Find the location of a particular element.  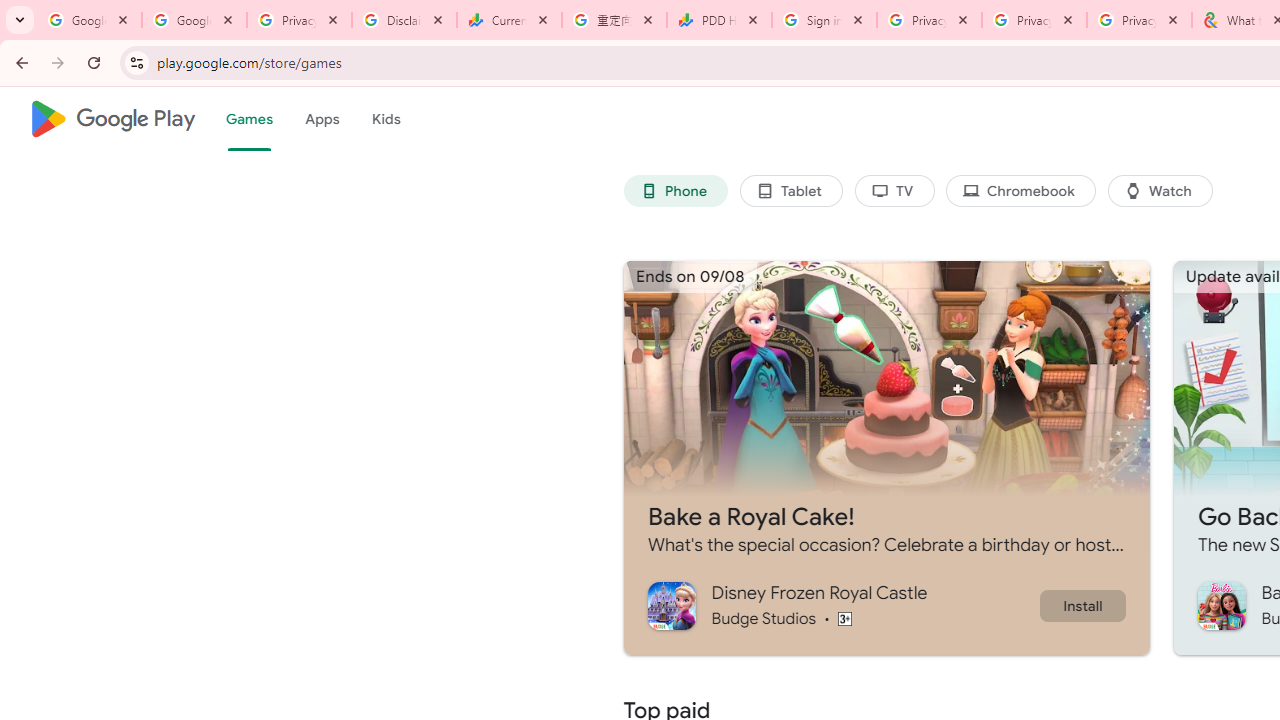

'Tablet' is located at coordinates (790, 191).